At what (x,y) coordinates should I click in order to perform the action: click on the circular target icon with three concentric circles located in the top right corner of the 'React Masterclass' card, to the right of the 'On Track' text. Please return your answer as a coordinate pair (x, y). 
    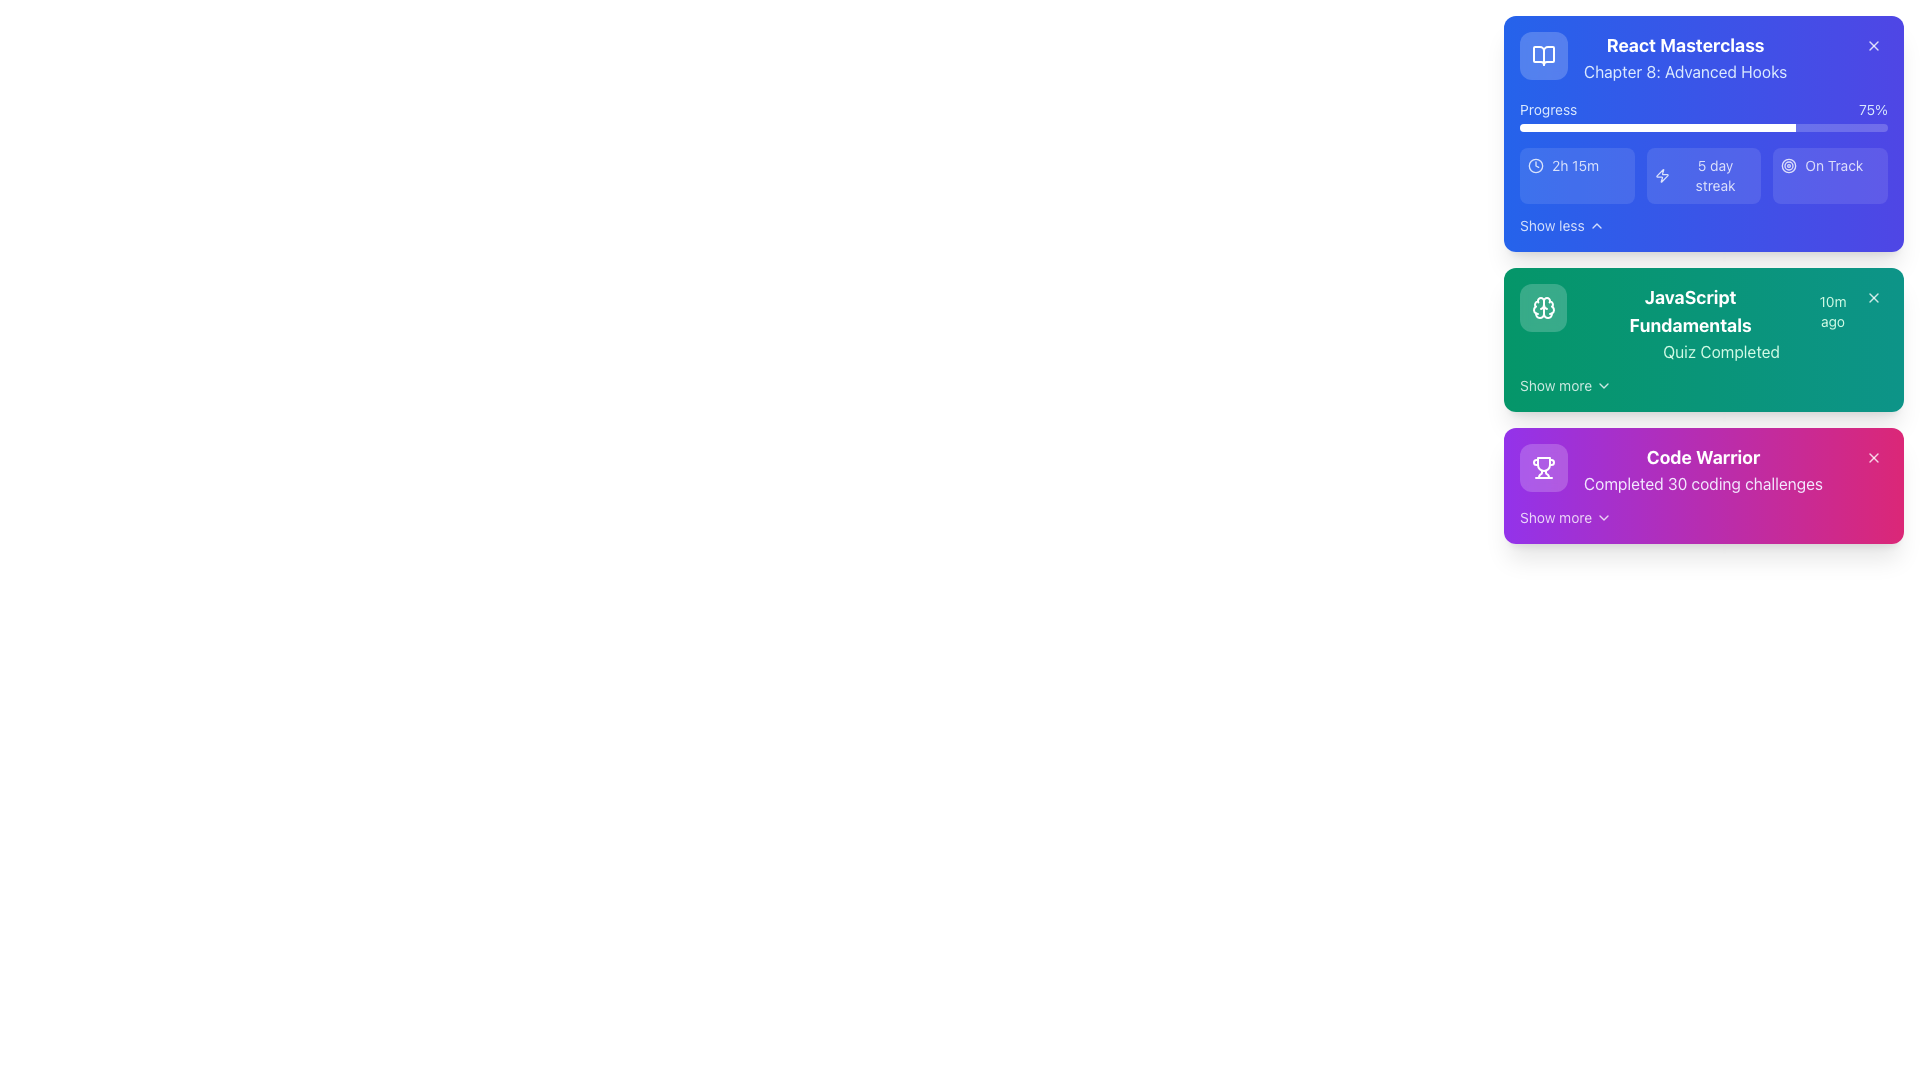
    Looking at the image, I should click on (1789, 164).